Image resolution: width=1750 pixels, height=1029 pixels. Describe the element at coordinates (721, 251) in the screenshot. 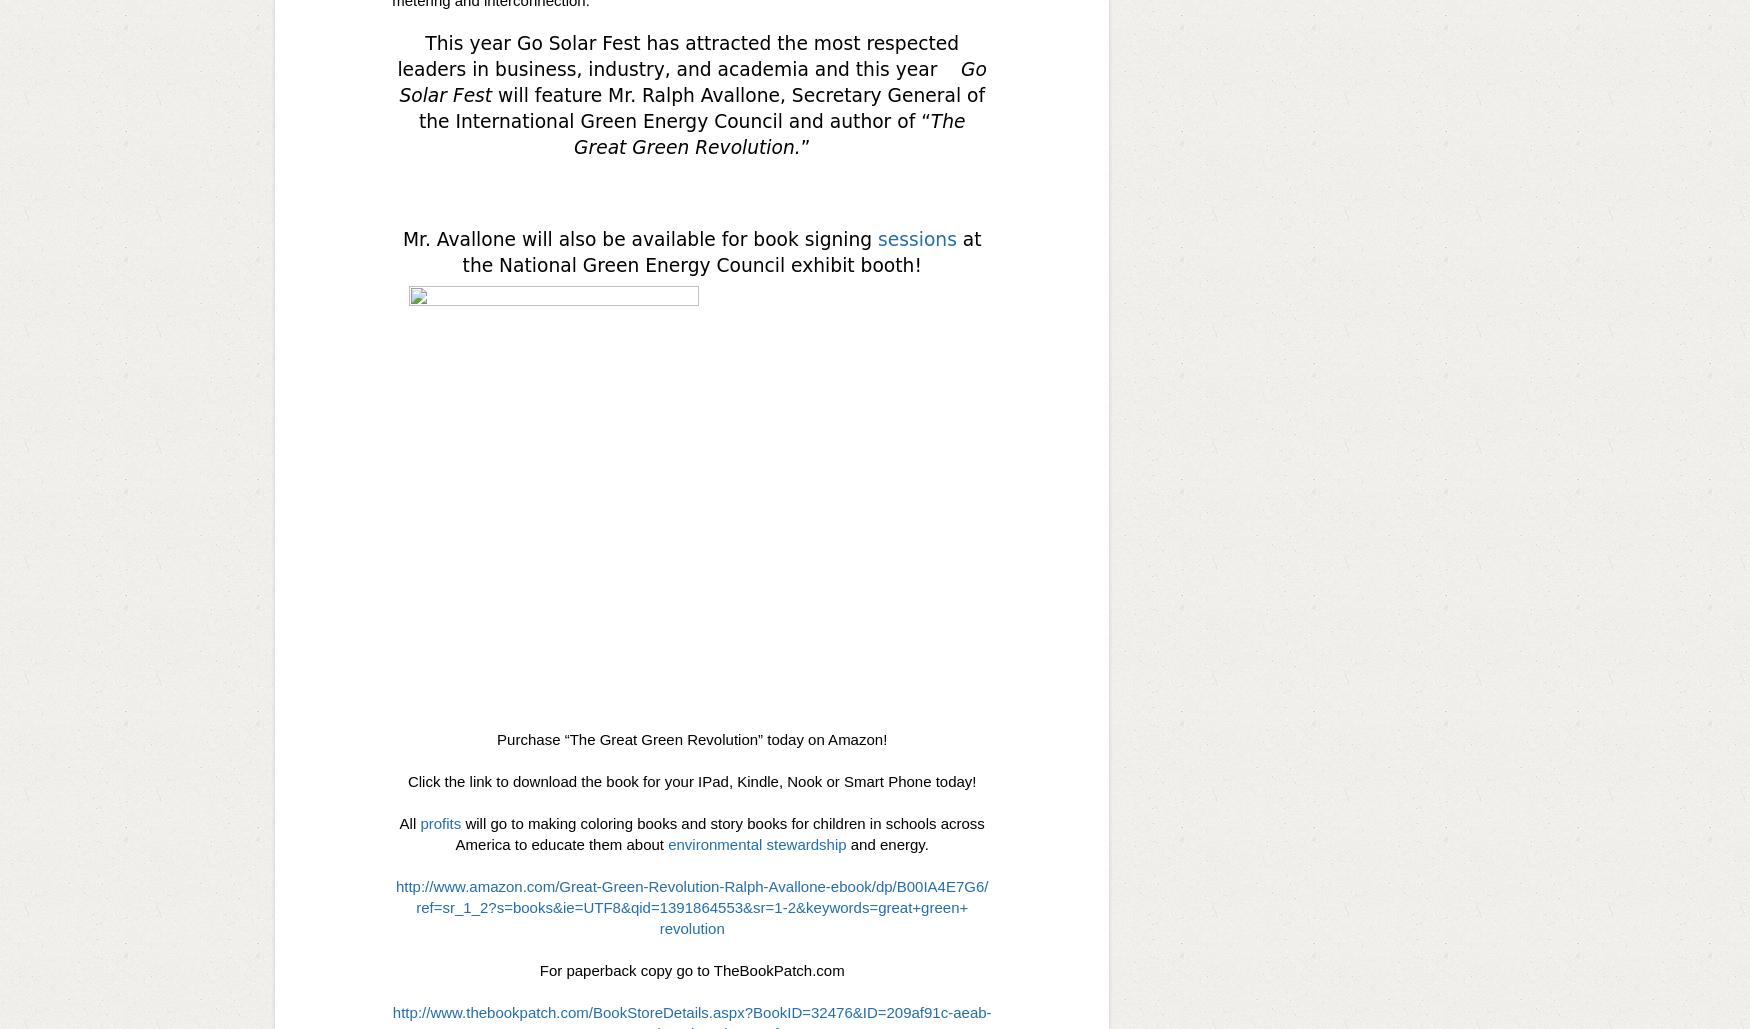

I see `'at the National Green Energy Council exhibit booth!'` at that location.